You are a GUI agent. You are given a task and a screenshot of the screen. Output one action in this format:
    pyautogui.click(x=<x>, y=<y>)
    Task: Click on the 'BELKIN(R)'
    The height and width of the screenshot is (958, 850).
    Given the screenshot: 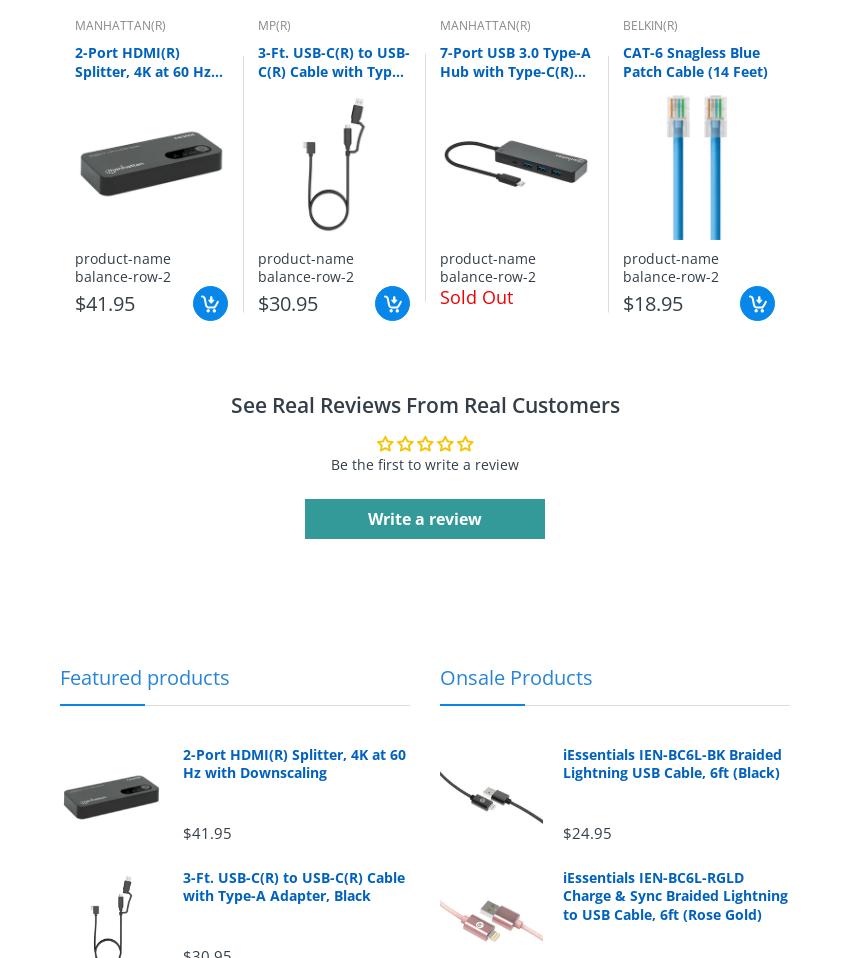 What is the action you would take?
    pyautogui.click(x=649, y=23)
    